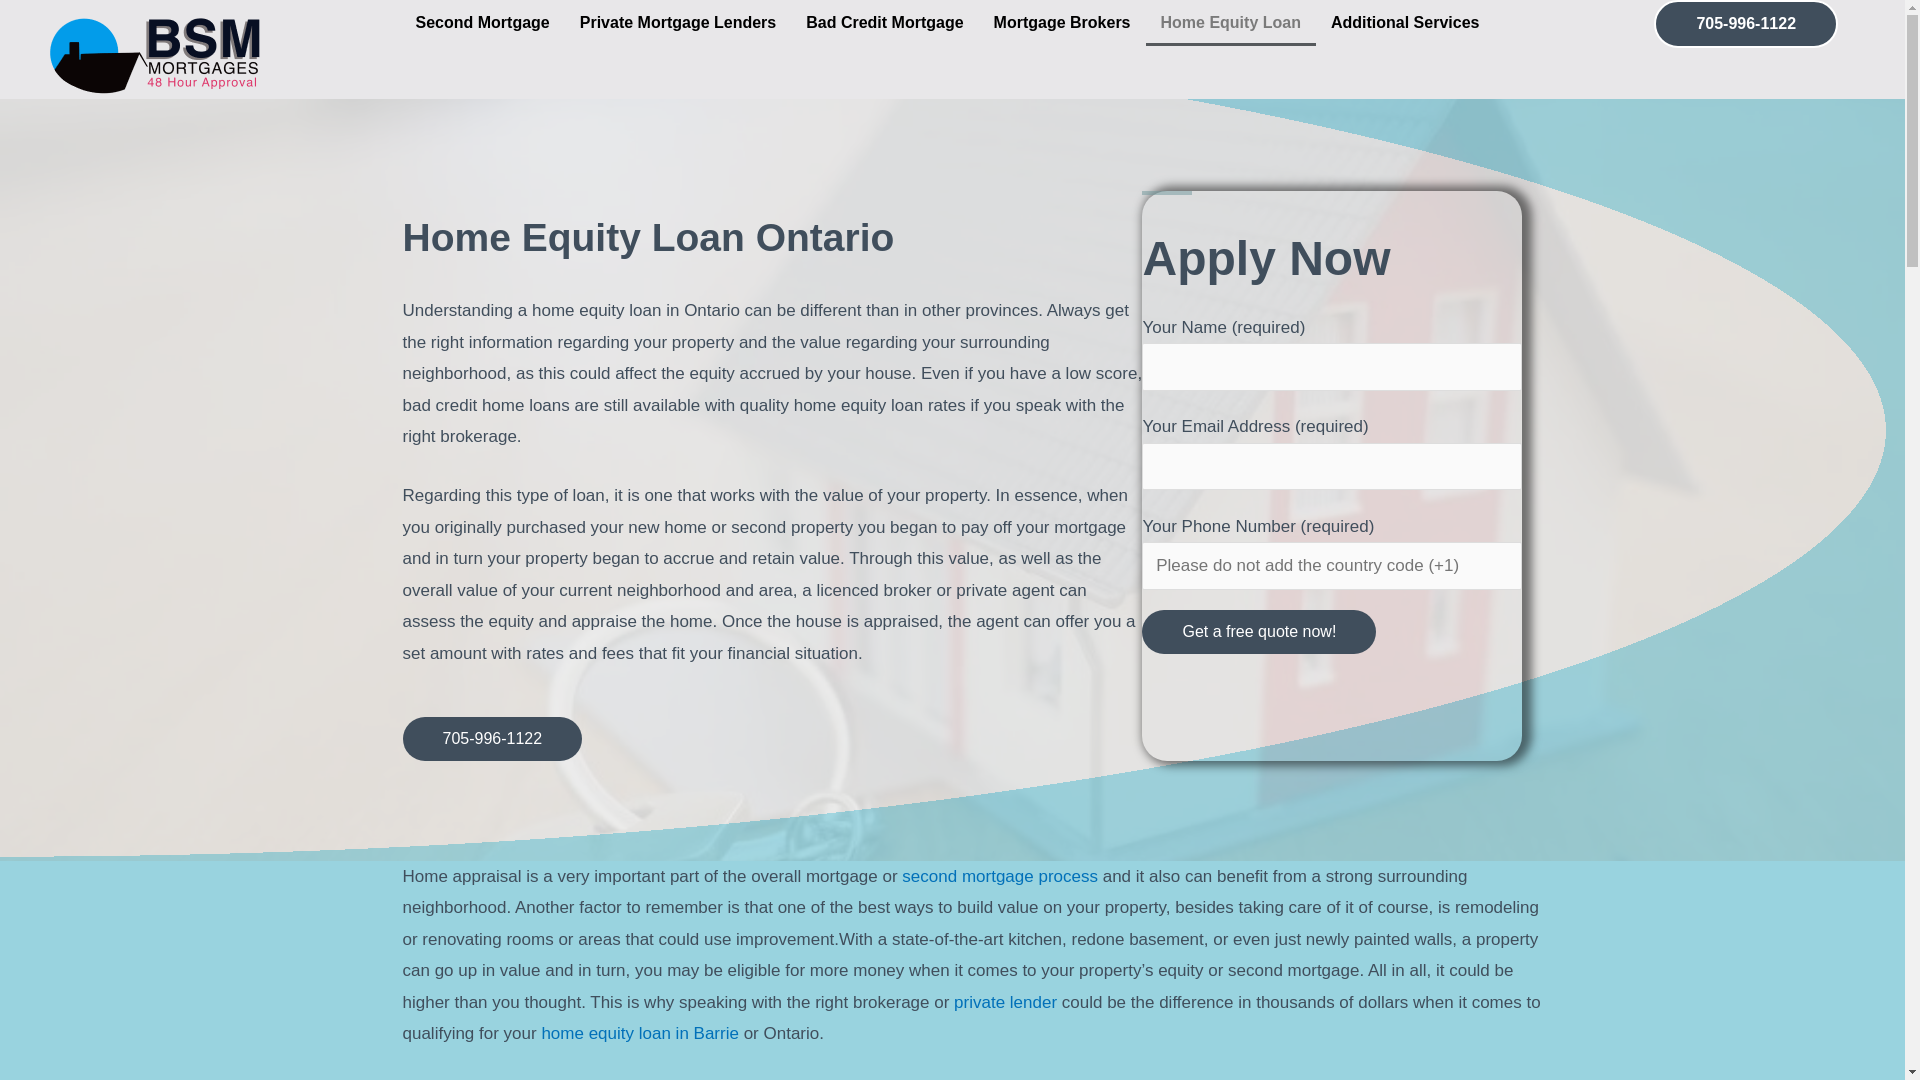 The image size is (1920, 1080). Describe the element at coordinates (481, 23) in the screenshot. I see `'Second Mortgage'` at that location.